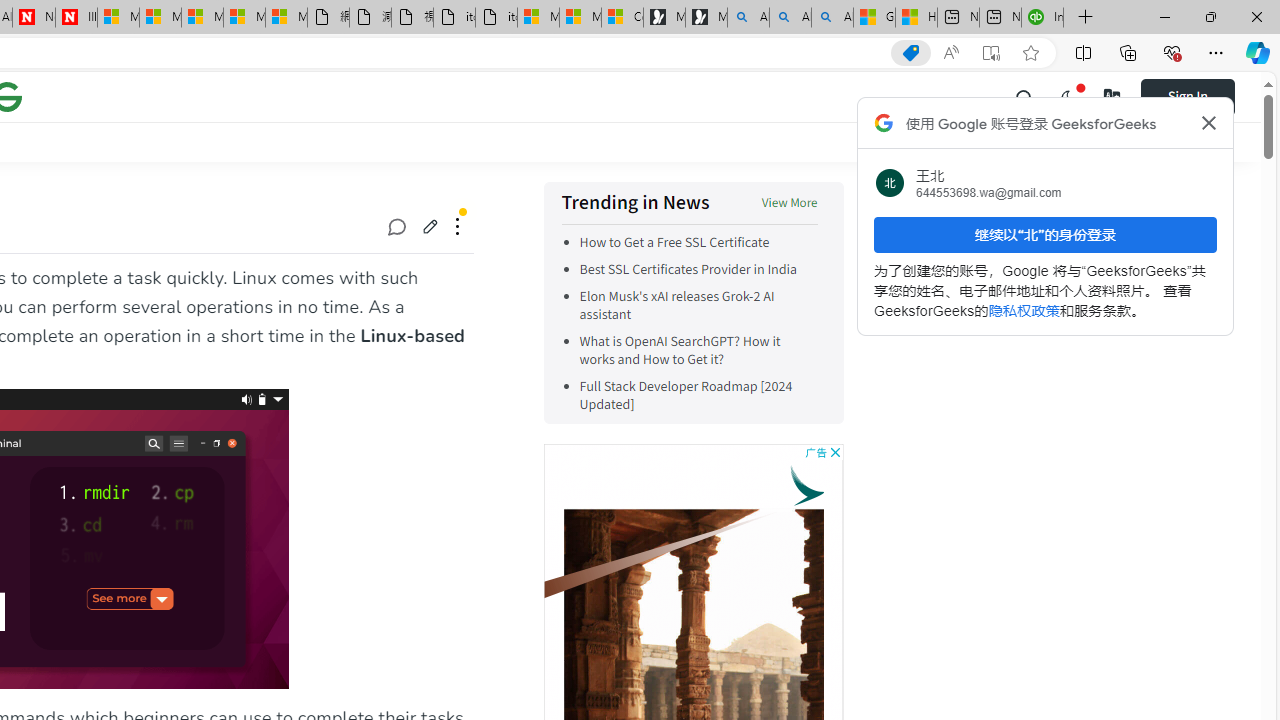  I want to click on 'Alabama high school quarterback dies - Search Videos', so click(832, 17).